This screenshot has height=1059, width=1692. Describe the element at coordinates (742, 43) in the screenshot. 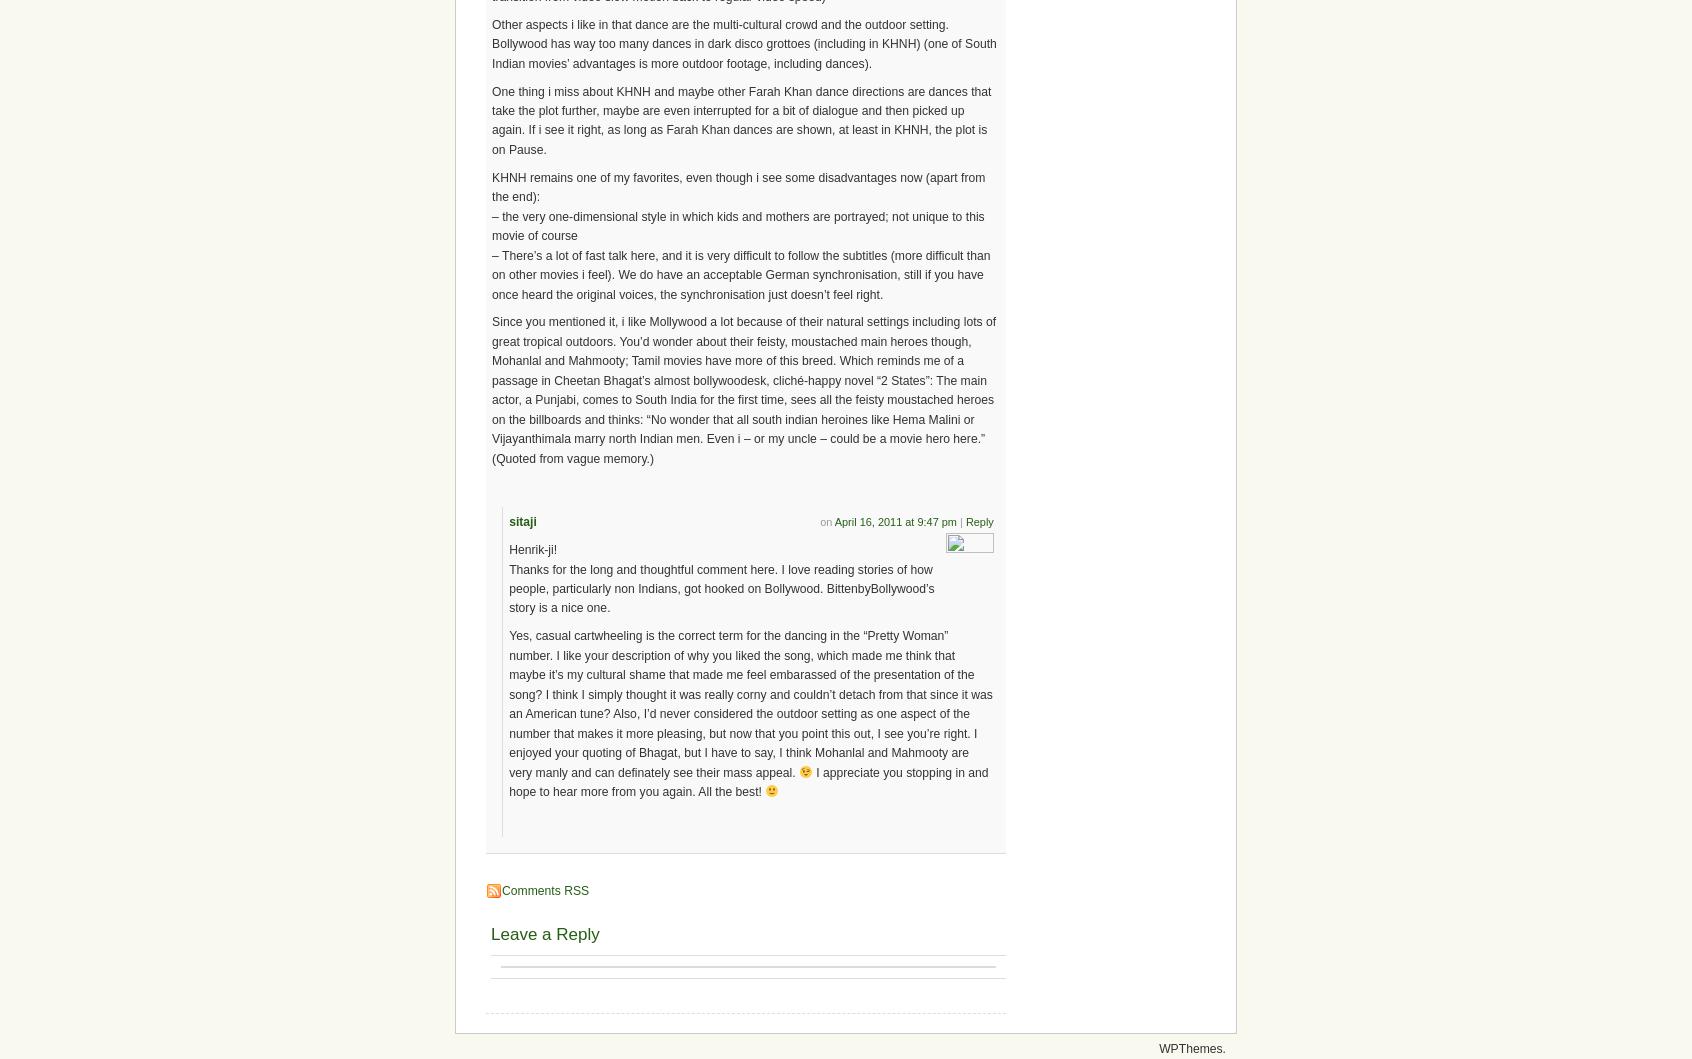

I see `'Other aspects i like in that dance are the multi-cultural crowd and the outdoor setting. Bollywood has way too many dances in dark disco grottoes (including in KHNH) (one of South Indian movies’ advantages is more outdoor footage, including dances).'` at that location.